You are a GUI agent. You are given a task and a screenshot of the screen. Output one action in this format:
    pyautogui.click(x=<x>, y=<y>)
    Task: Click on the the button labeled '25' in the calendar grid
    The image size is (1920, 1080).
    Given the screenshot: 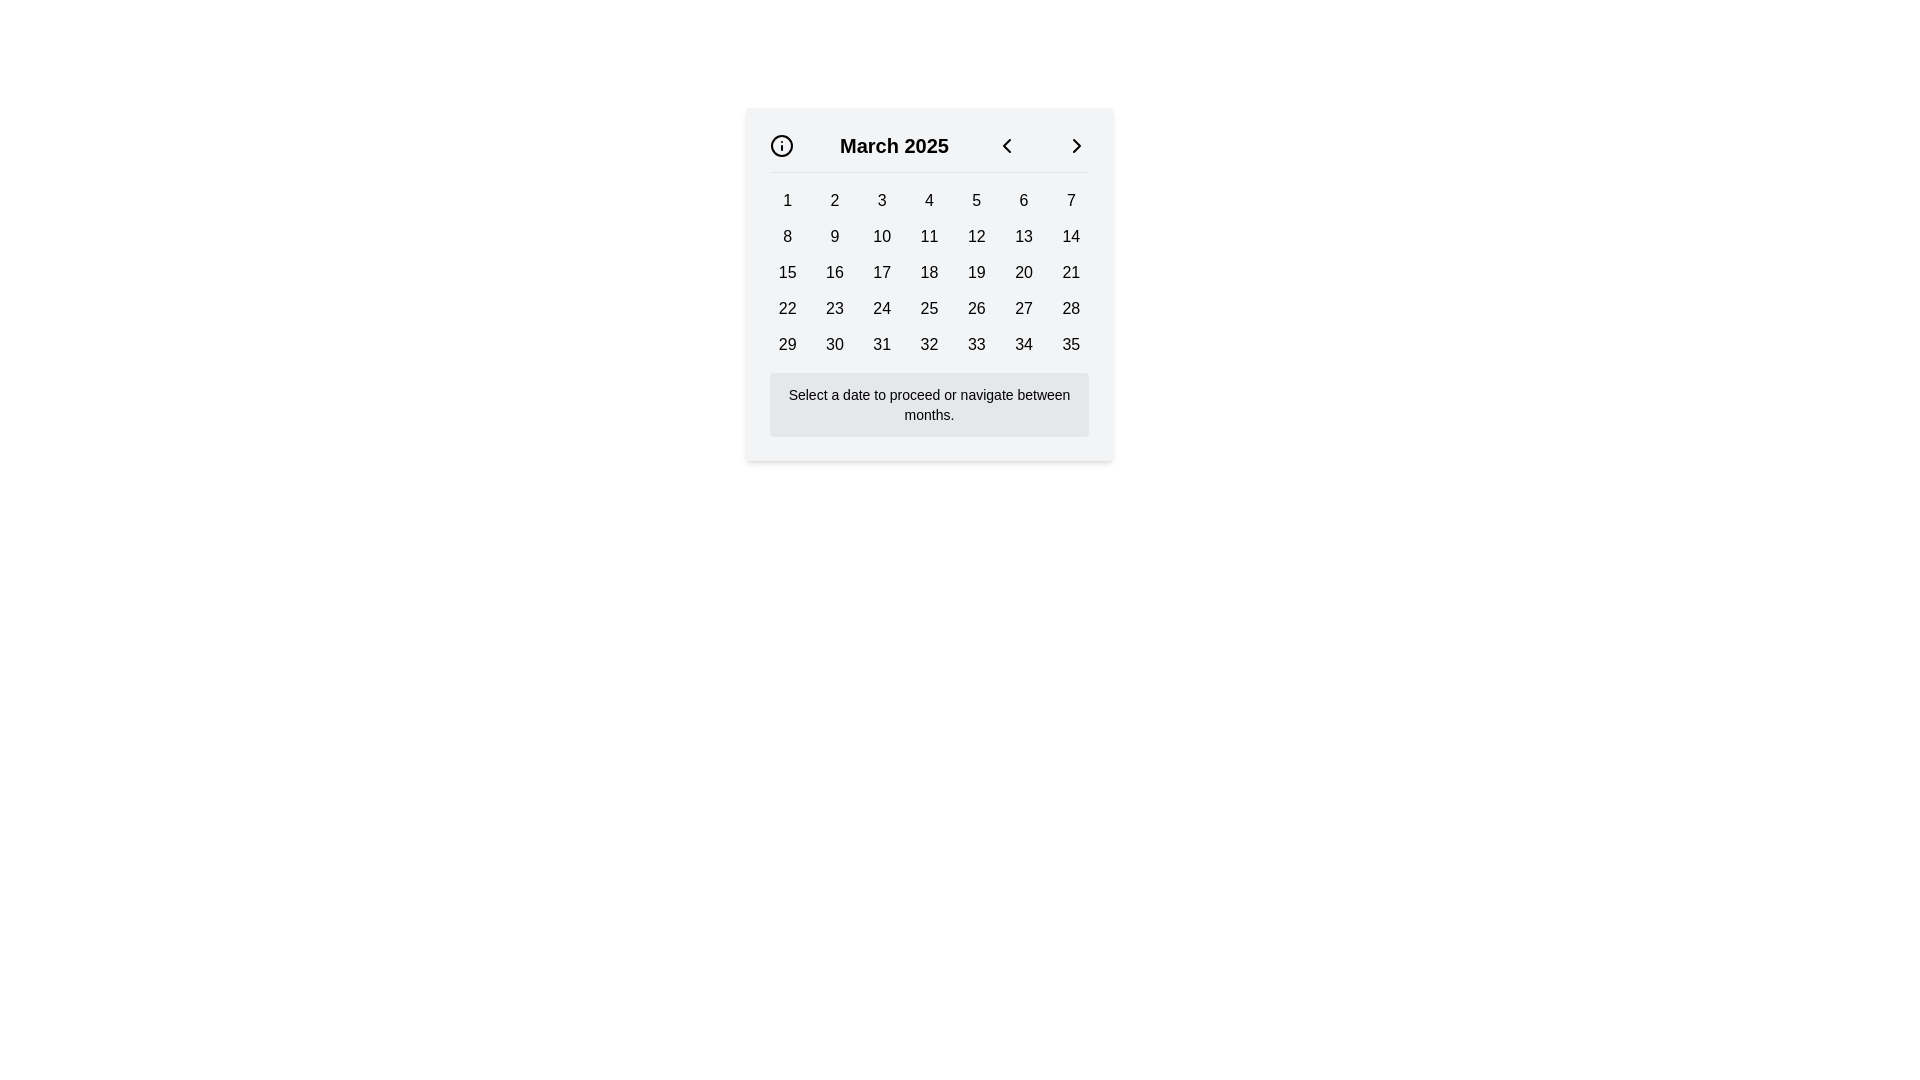 What is the action you would take?
    pyautogui.click(x=928, y=308)
    